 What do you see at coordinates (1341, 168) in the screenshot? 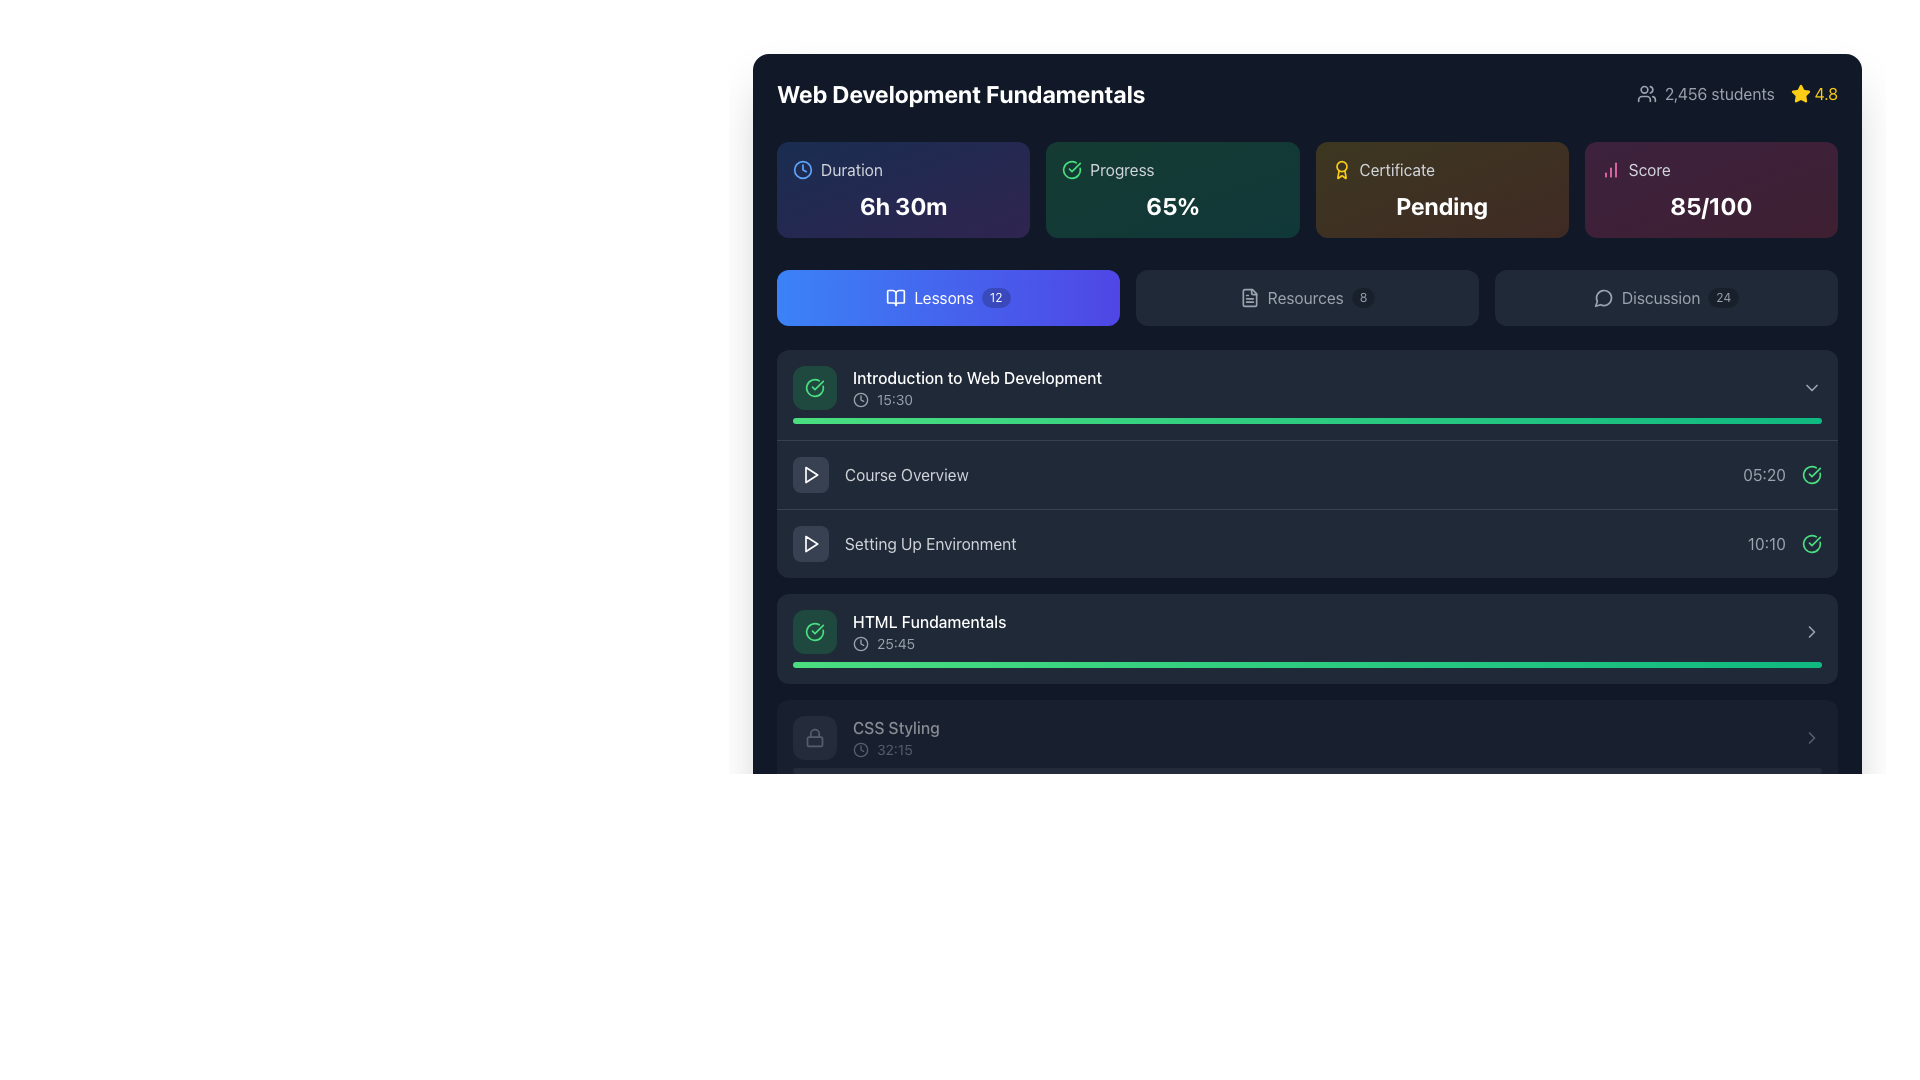
I see `the small yellow award badge icon located next to the text 'Certificate' in the top-right section of the interface` at bounding box center [1341, 168].